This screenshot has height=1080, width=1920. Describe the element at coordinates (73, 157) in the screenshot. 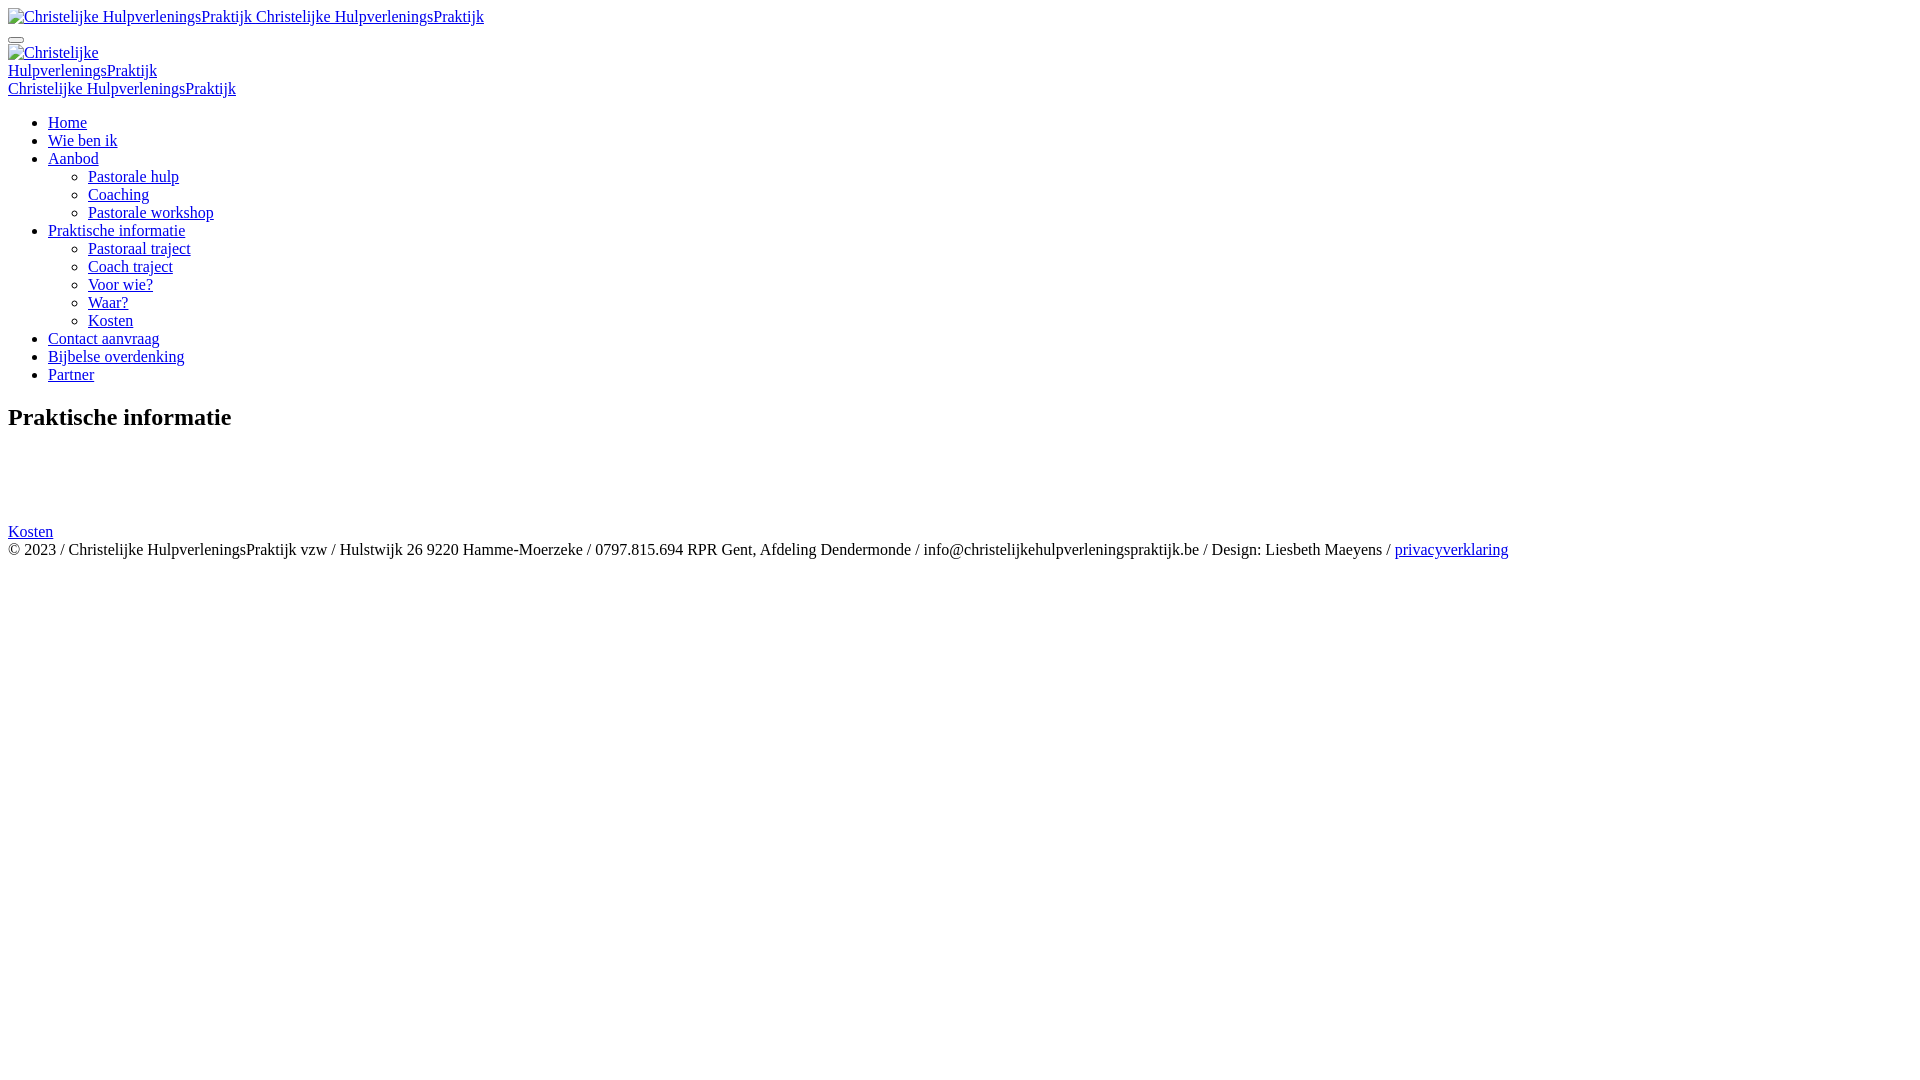

I see `'Aanbod'` at that location.